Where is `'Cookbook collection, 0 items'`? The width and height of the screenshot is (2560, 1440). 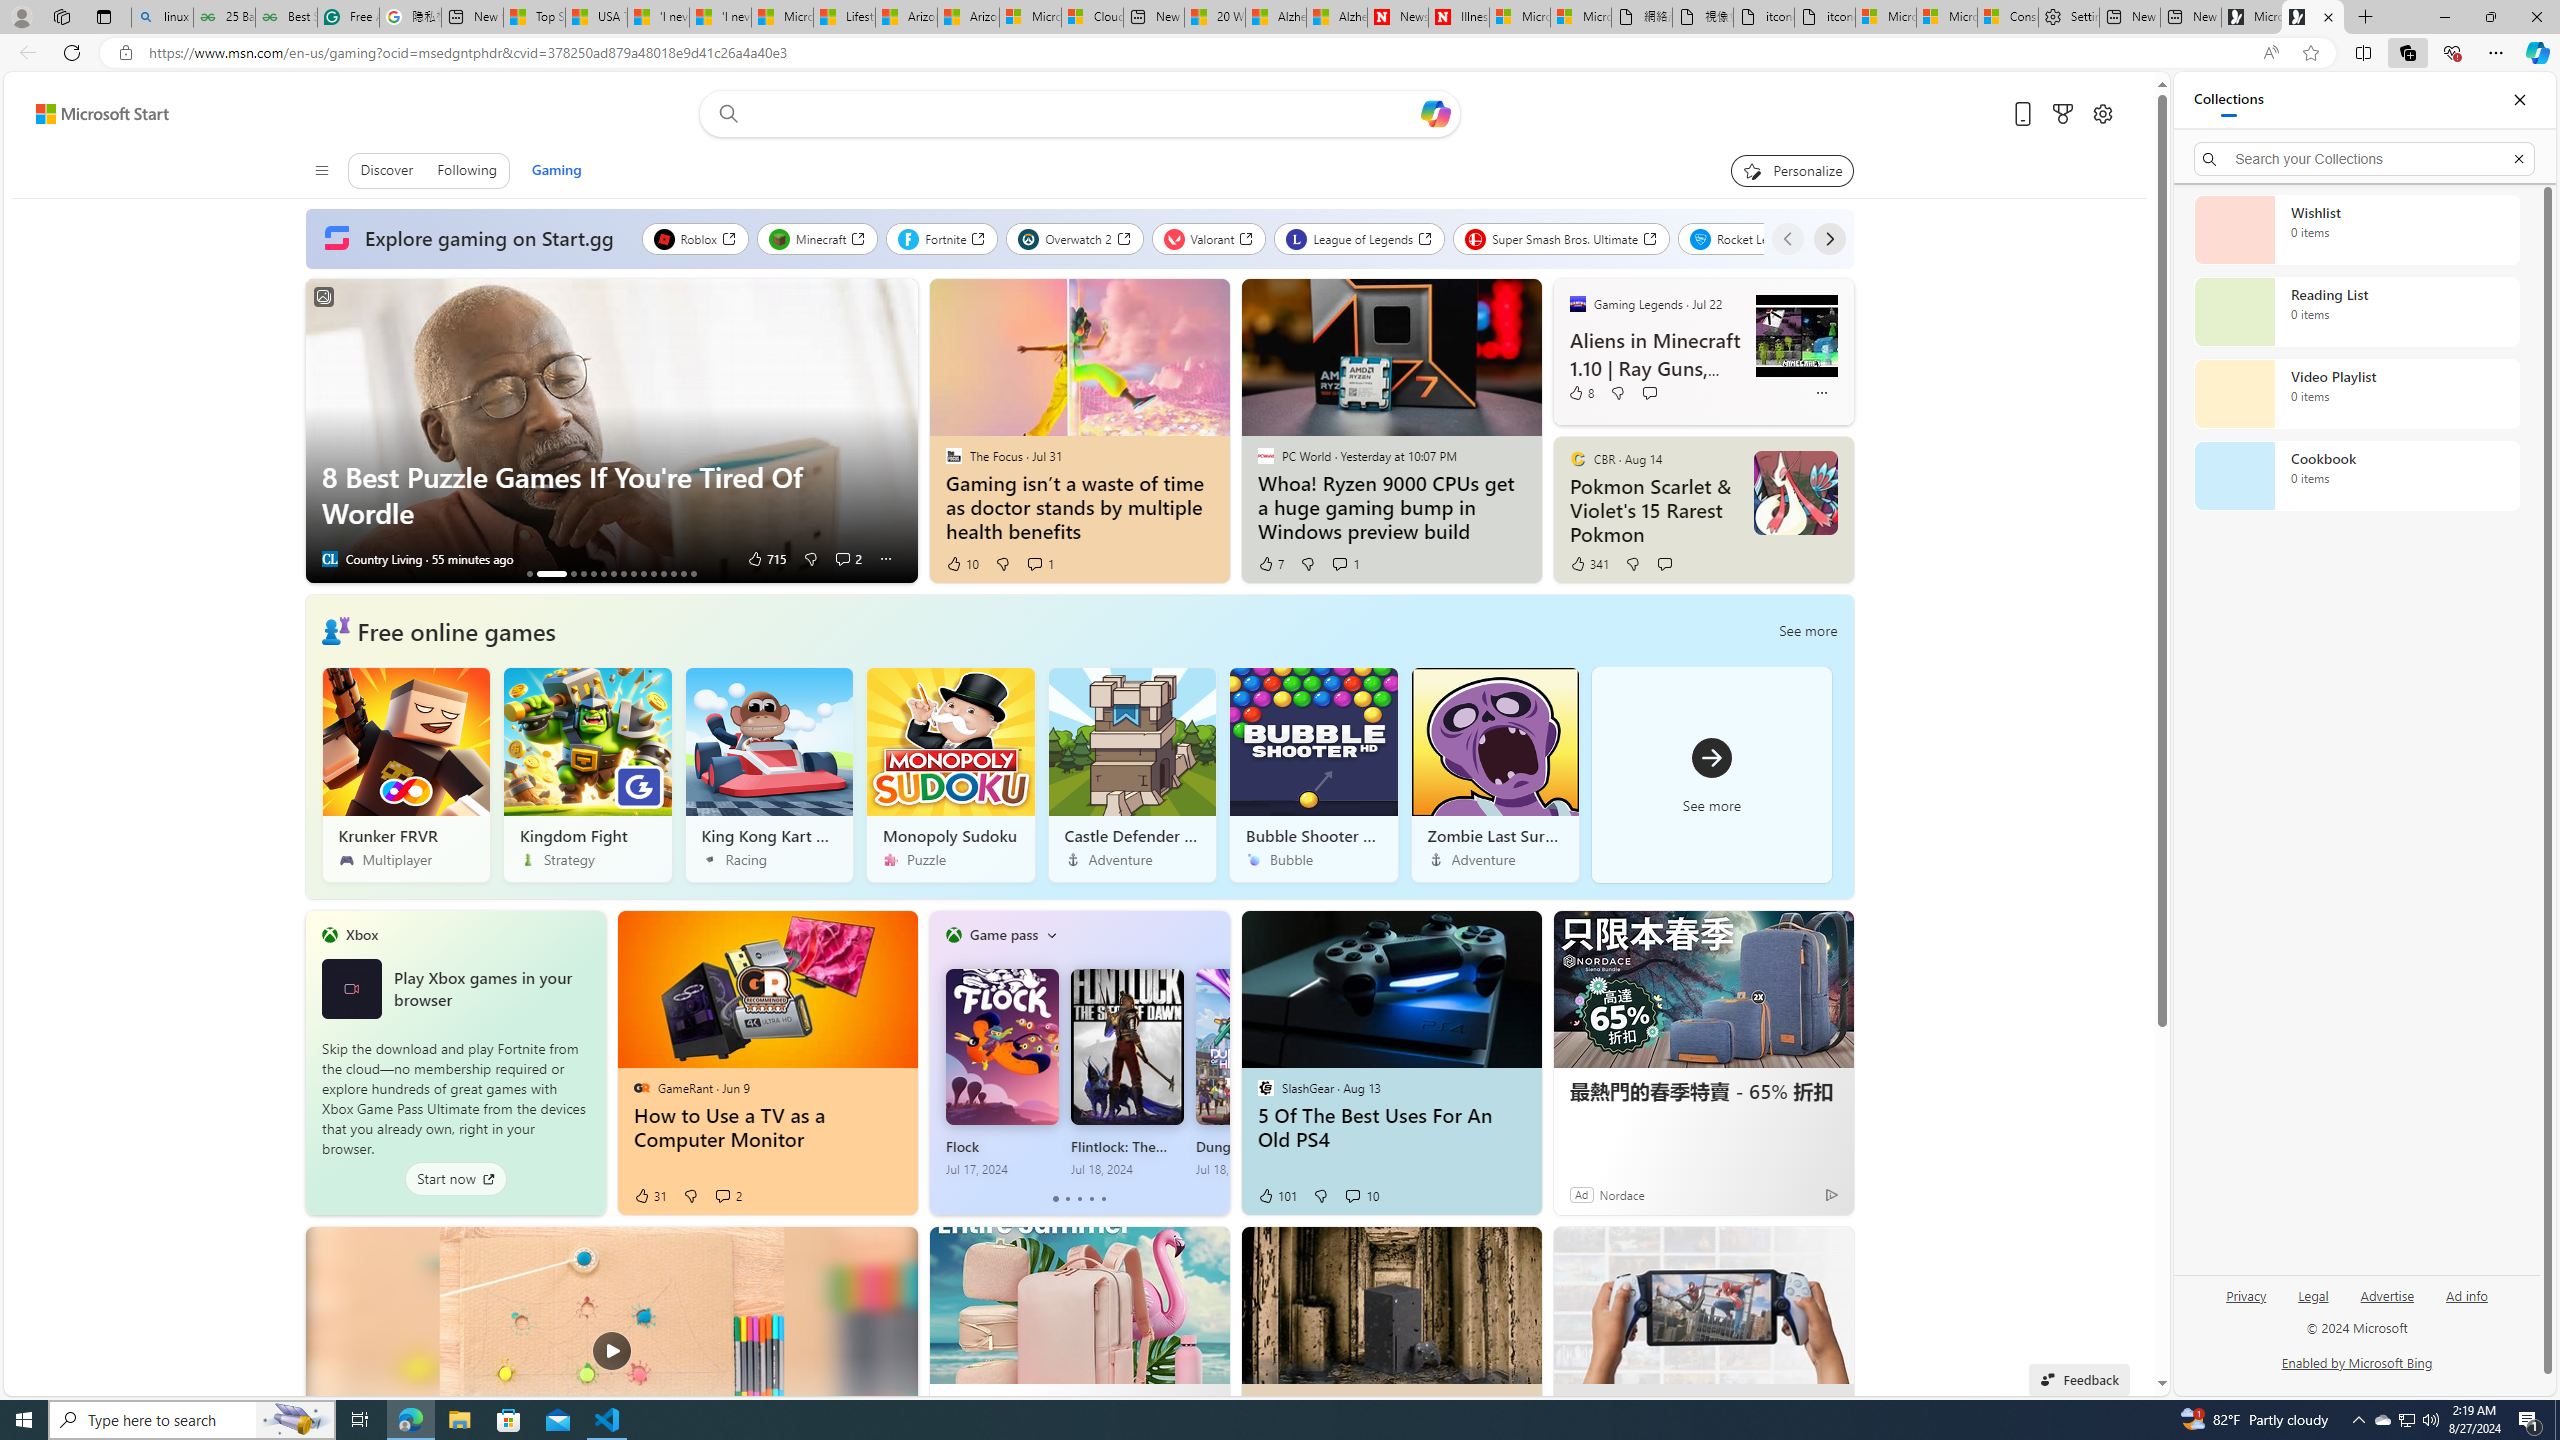 'Cookbook collection, 0 items' is located at coordinates (2356, 474).